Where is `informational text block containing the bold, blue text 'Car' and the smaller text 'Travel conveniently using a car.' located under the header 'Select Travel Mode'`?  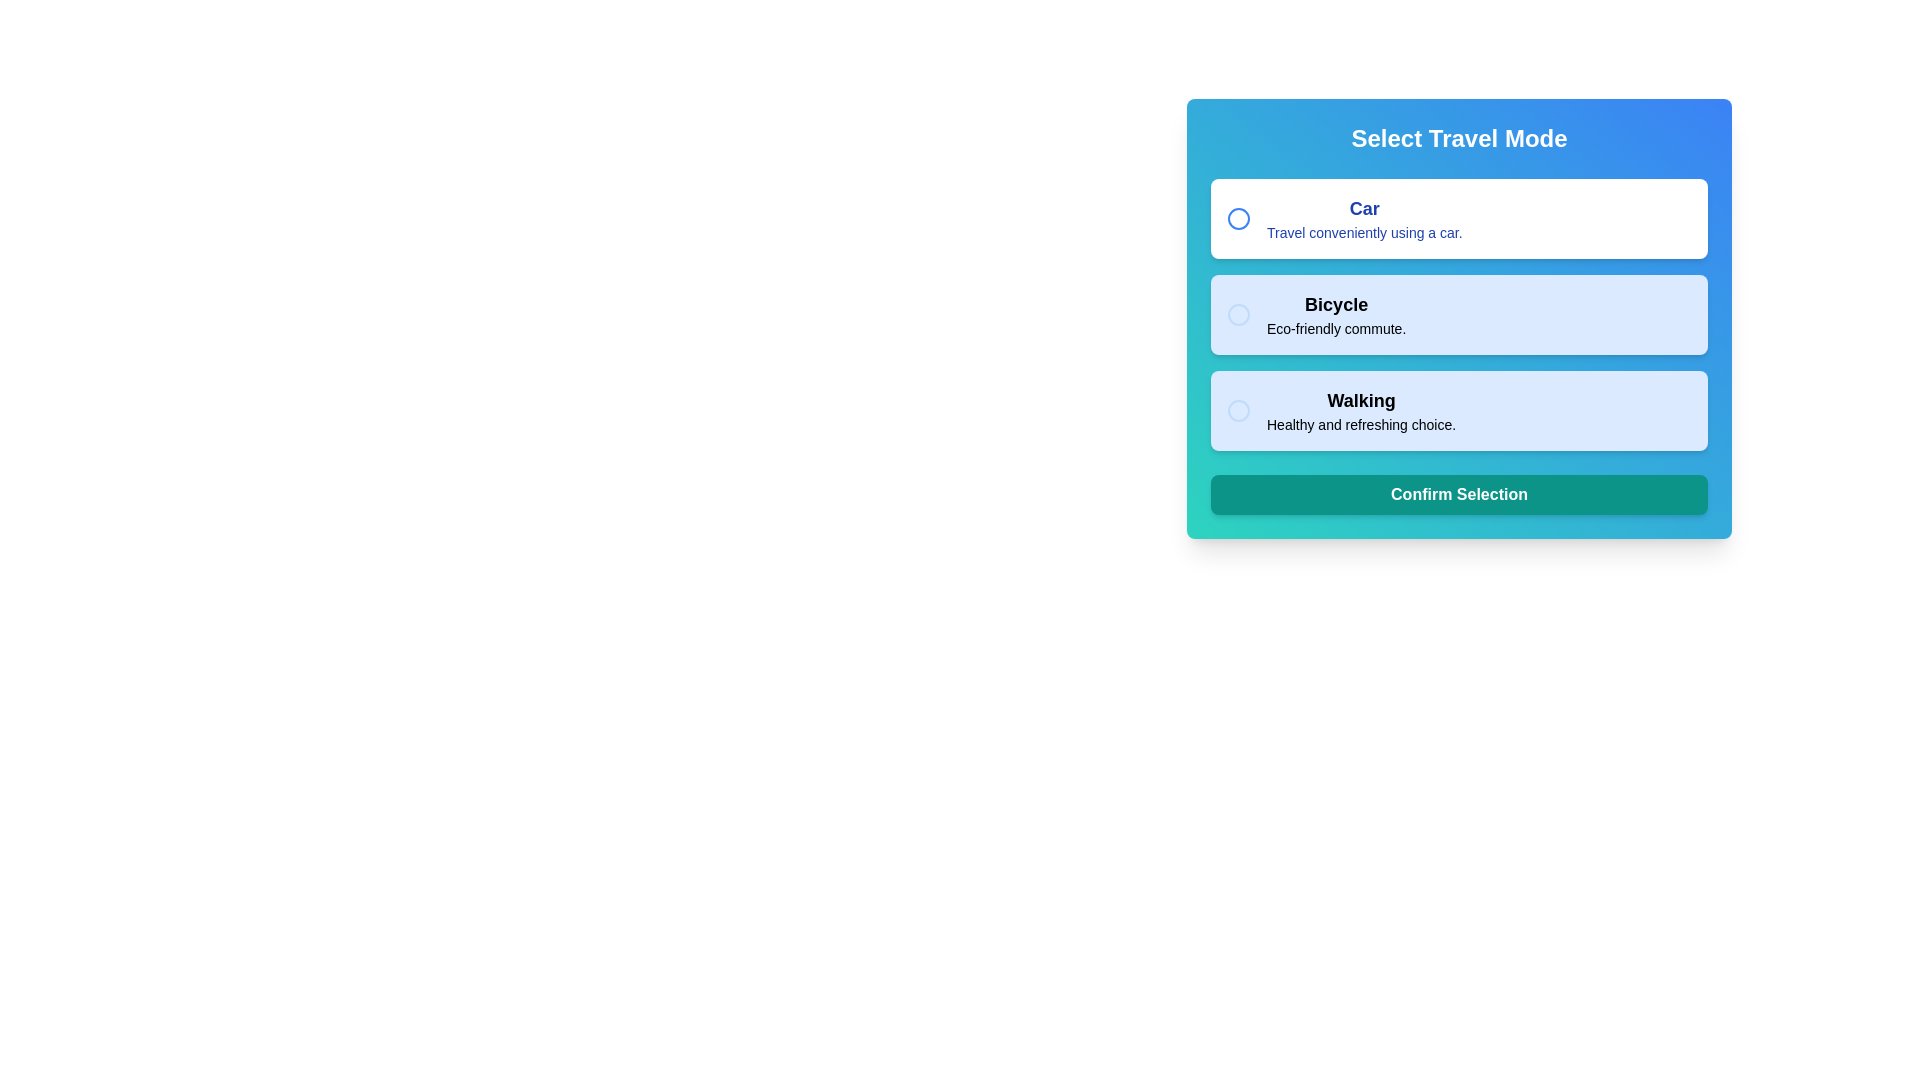 informational text block containing the bold, blue text 'Car' and the smaller text 'Travel conveniently using a car.' located under the header 'Select Travel Mode' is located at coordinates (1363, 219).